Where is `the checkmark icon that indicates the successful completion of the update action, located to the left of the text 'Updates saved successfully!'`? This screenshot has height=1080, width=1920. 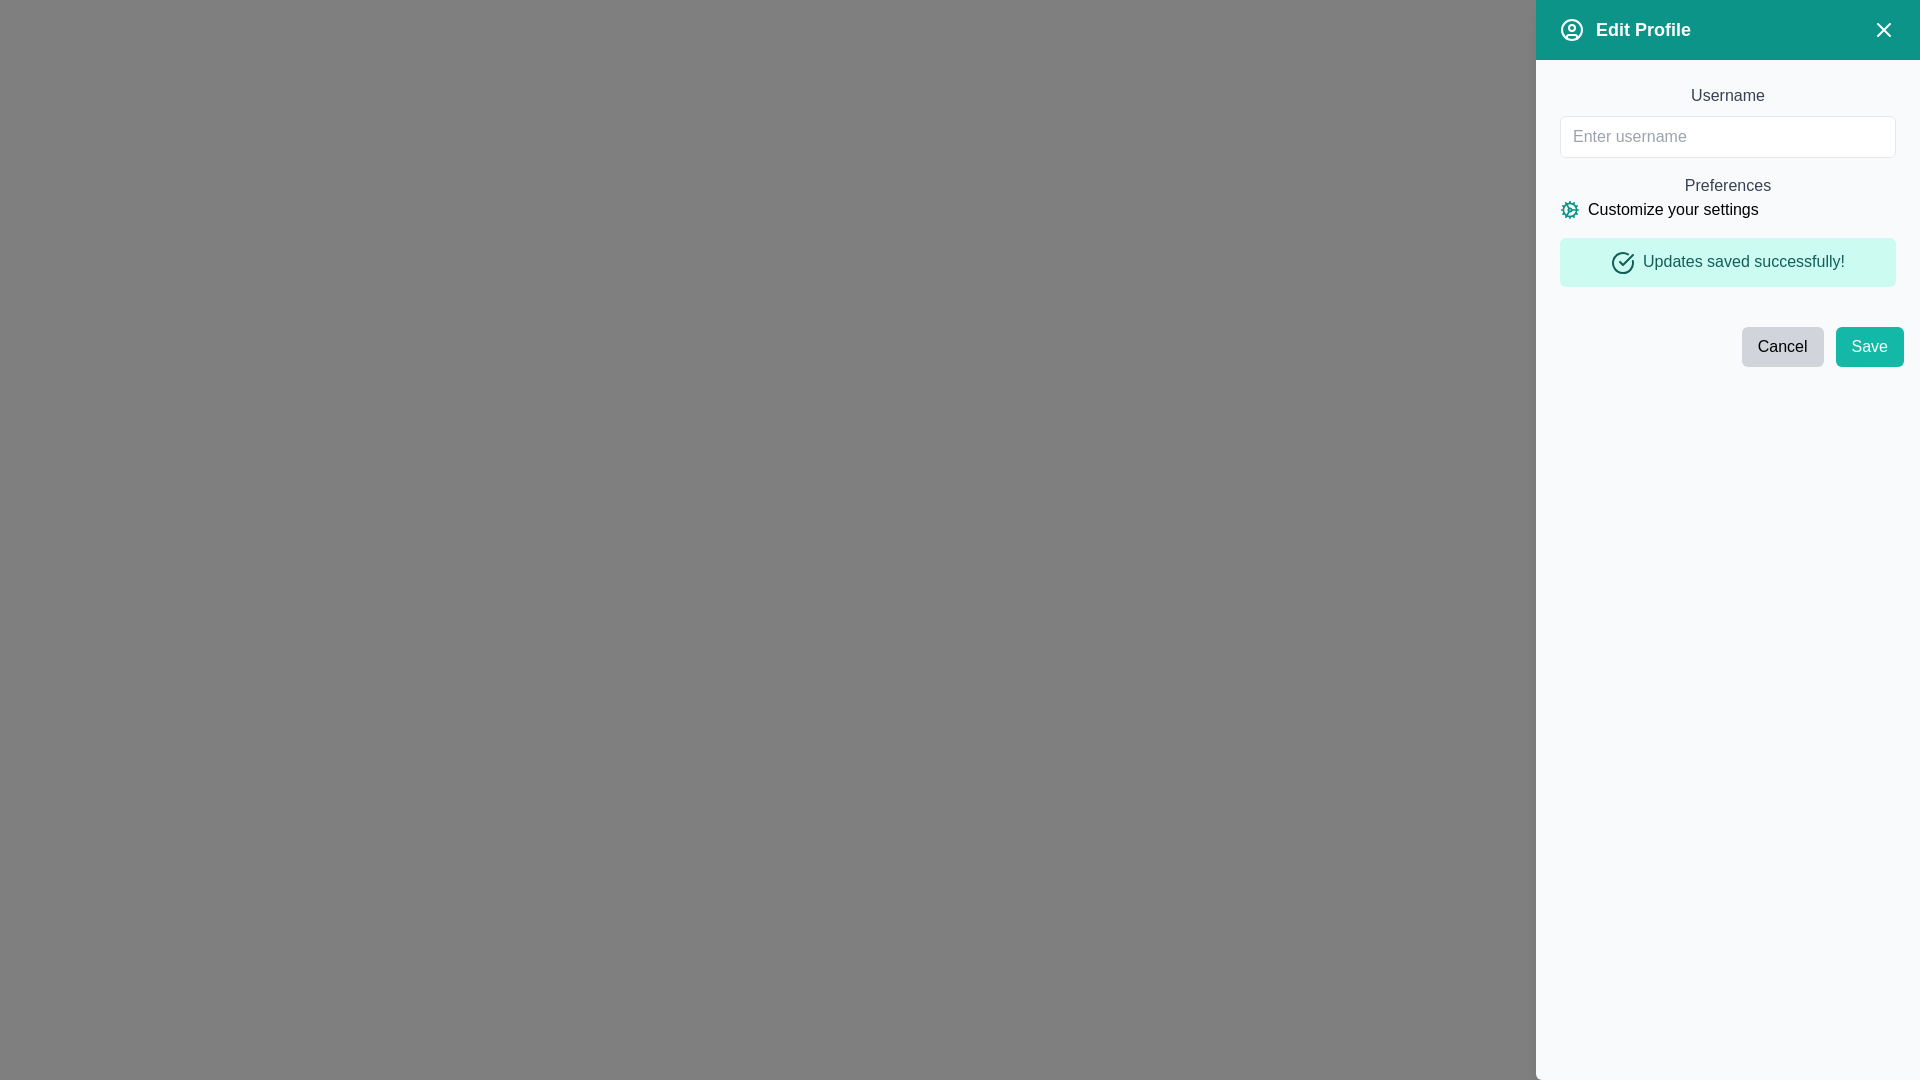 the checkmark icon that indicates the successful completion of the update action, located to the left of the text 'Updates saved successfully!' is located at coordinates (1626, 258).